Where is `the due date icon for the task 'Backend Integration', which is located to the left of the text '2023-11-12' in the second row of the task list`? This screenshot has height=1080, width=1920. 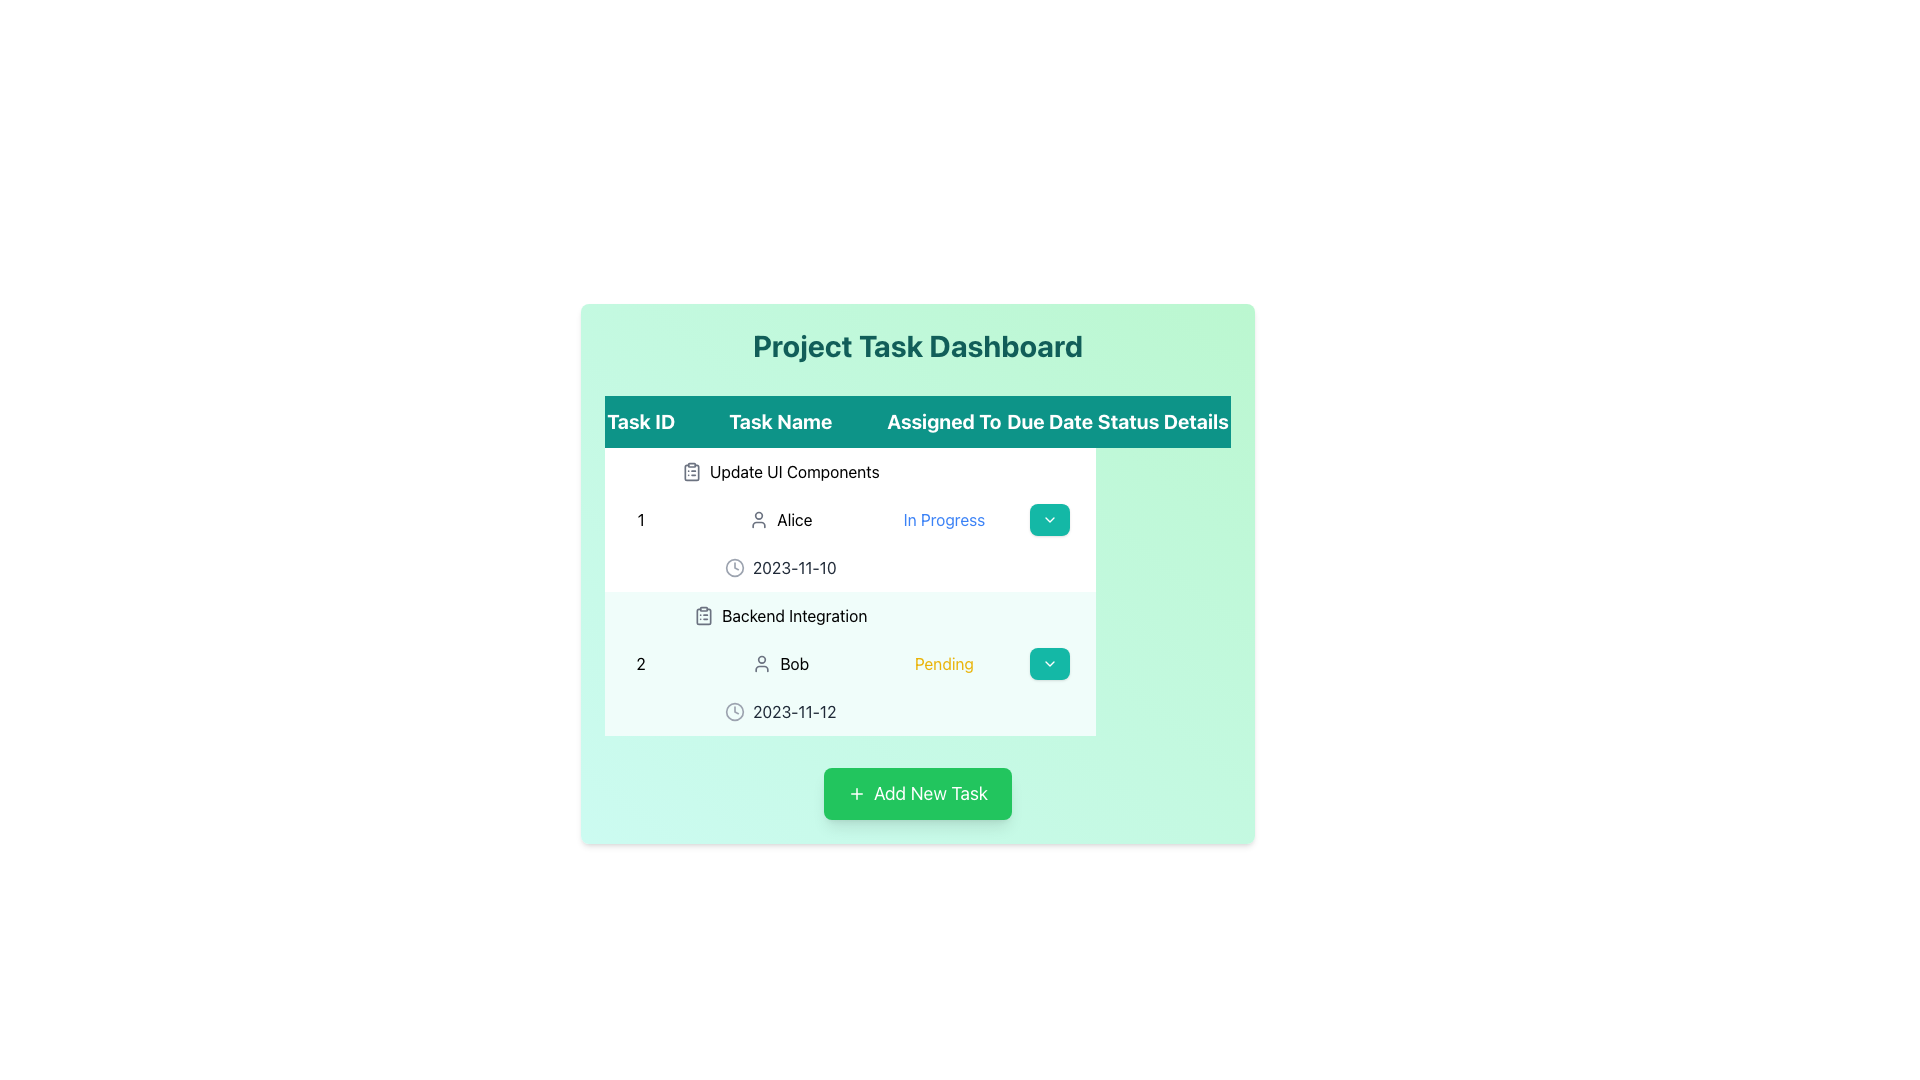 the due date icon for the task 'Backend Integration', which is located to the left of the text '2023-11-12' in the second row of the task list is located at coordinates (734, 711).